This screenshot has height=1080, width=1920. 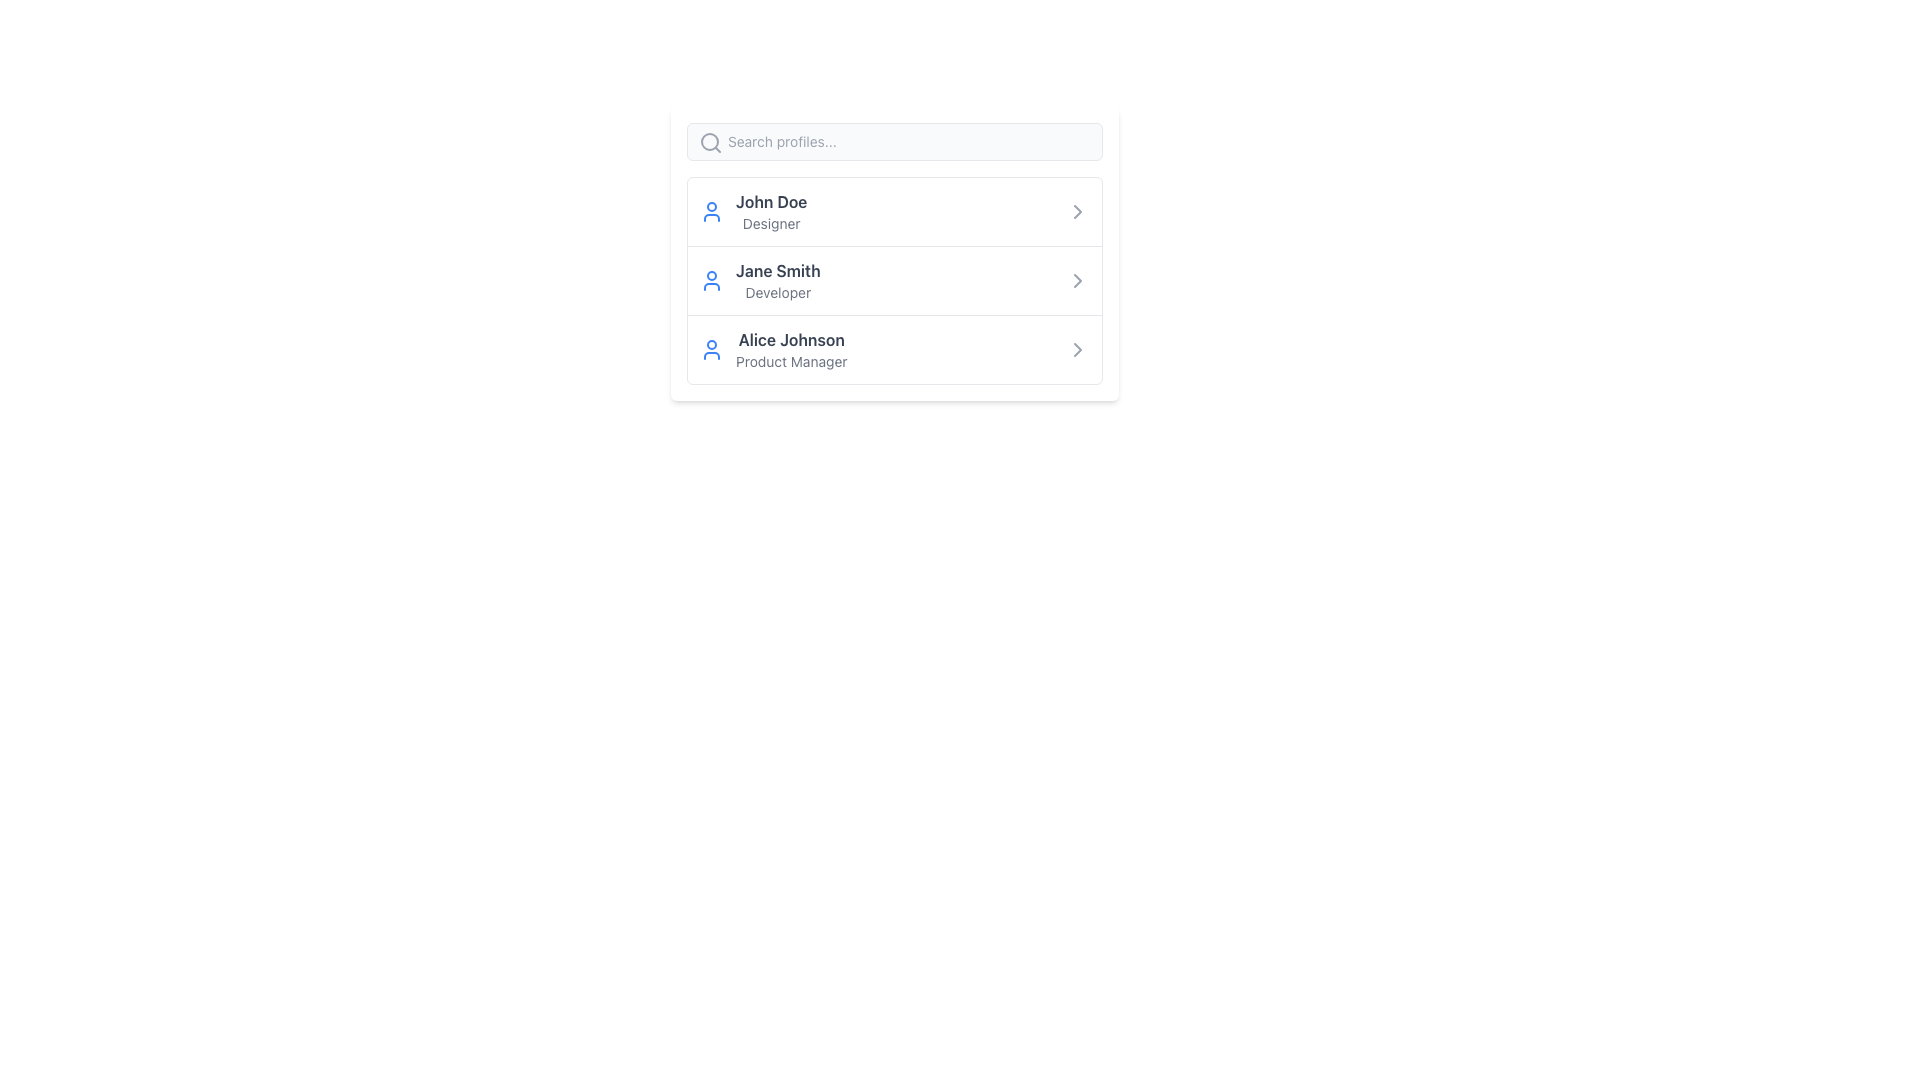 I want to click on the second row in the list displaying user 'Jane Smith', a Developer, so click(x=893, y=280).